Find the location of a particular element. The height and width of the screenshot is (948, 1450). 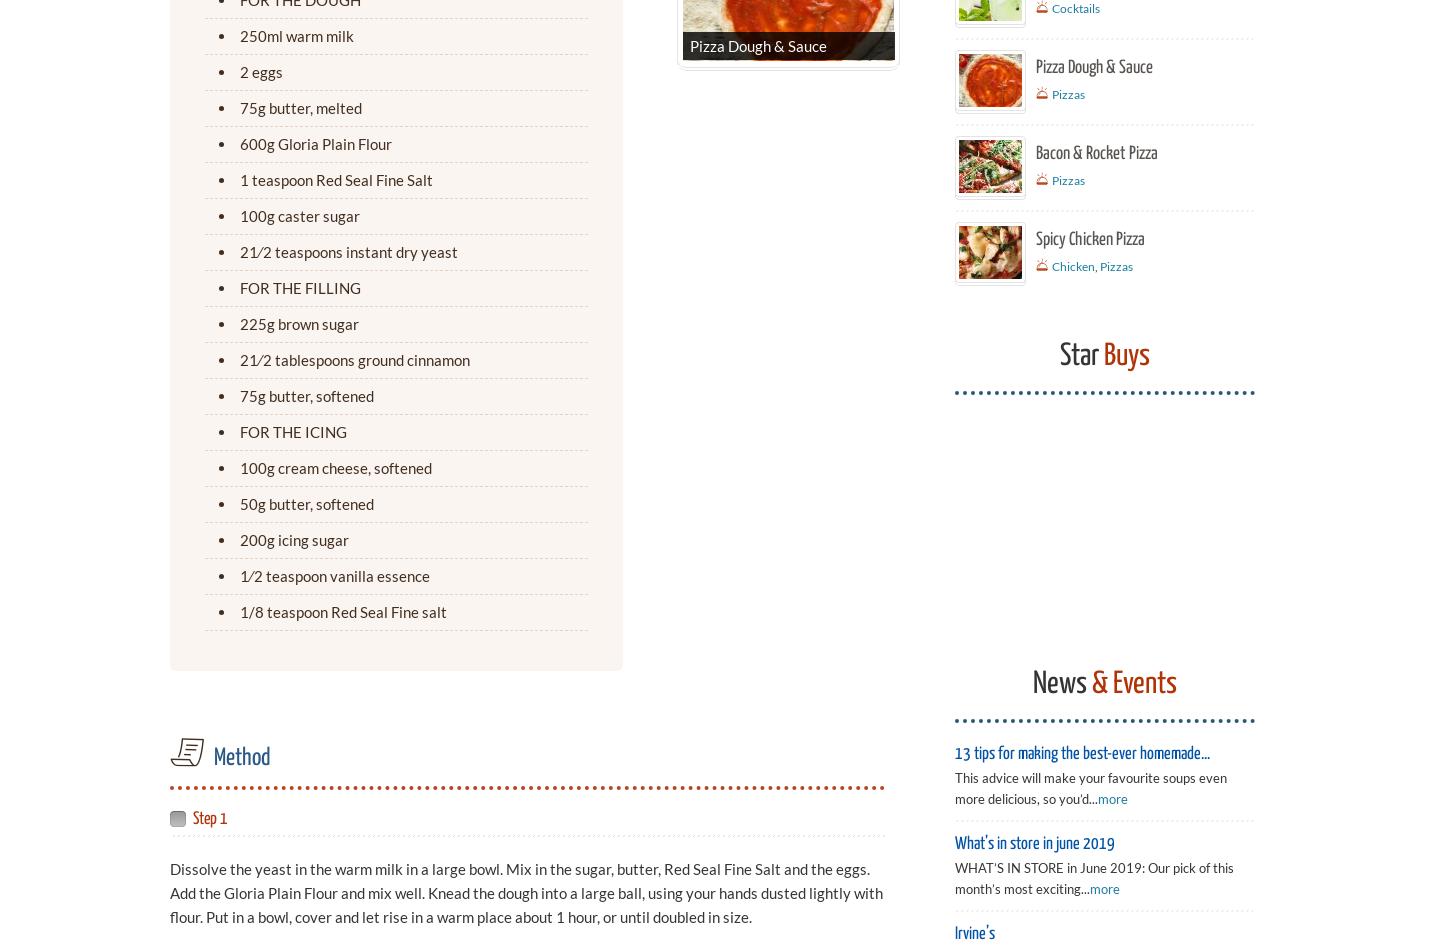

'Chicken' is located at coordinates (1073, 265).